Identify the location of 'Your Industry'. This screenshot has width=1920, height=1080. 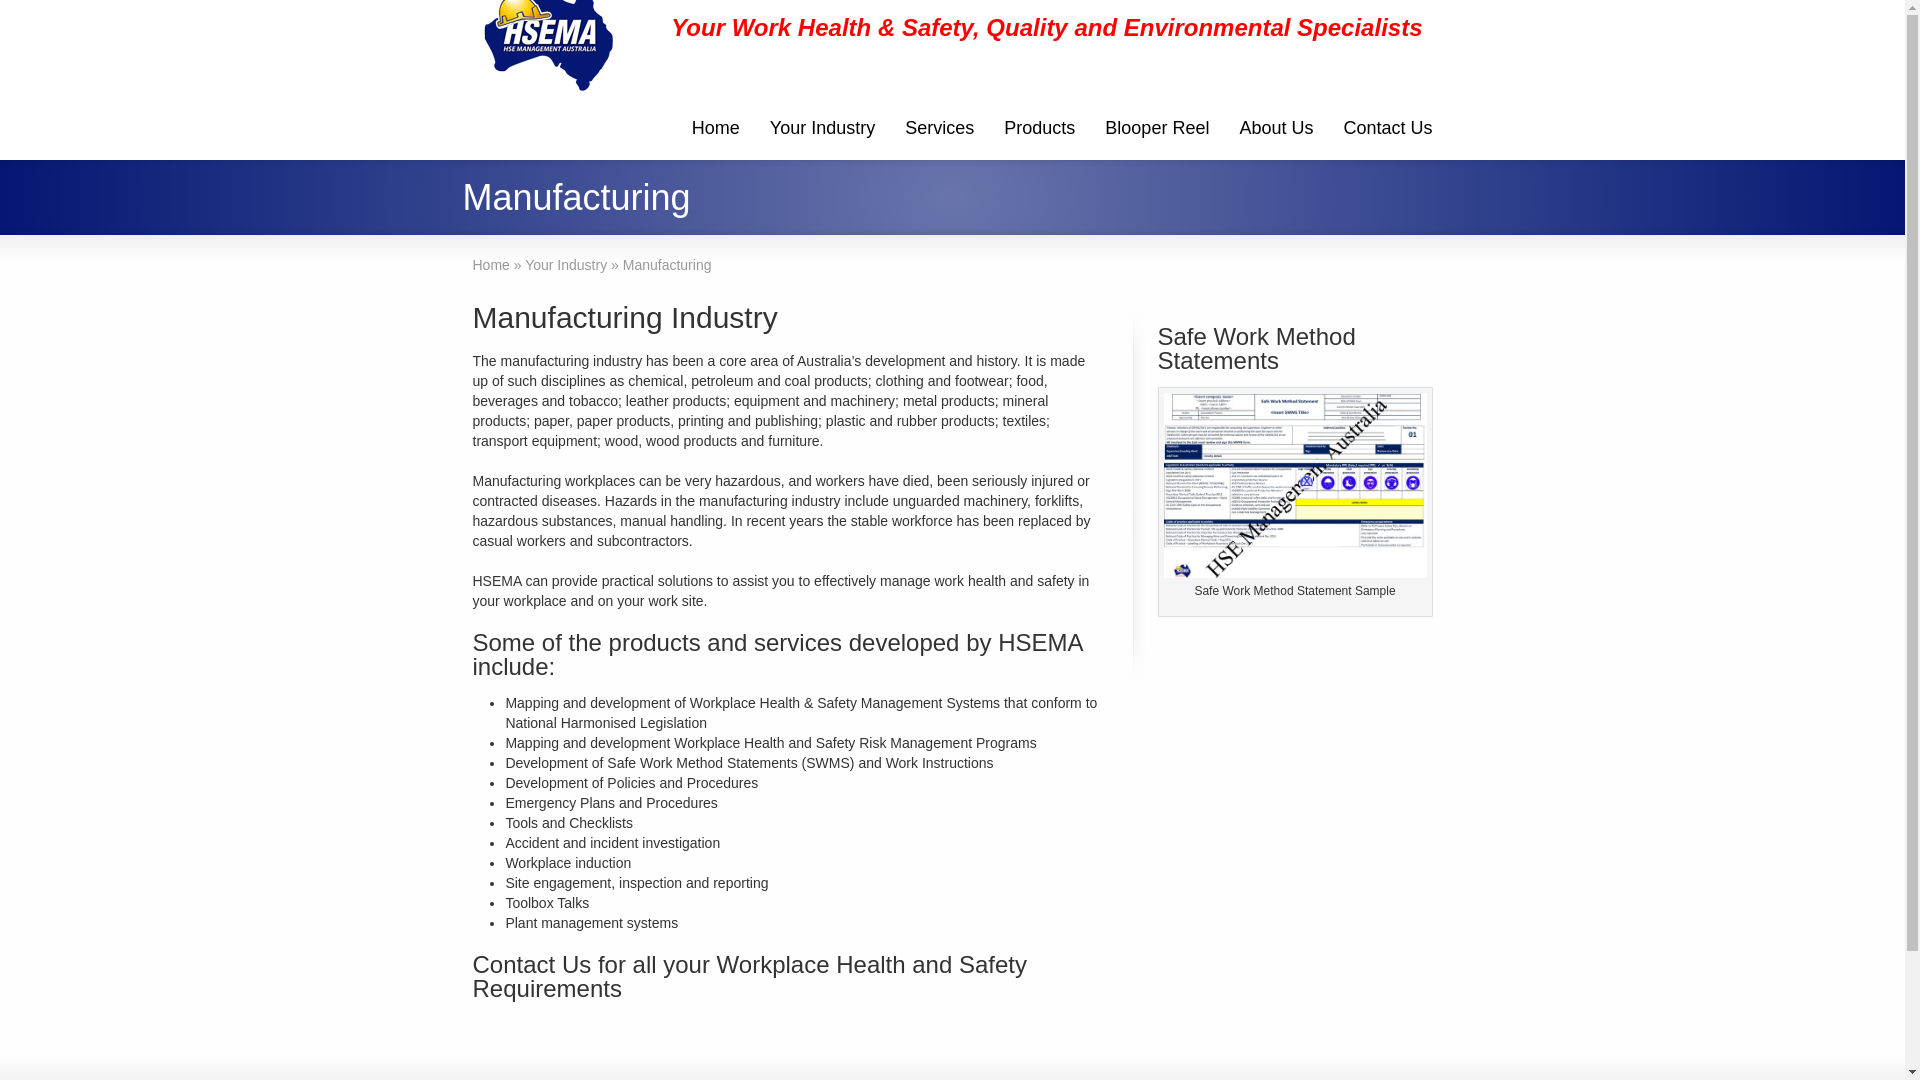
(753, 130).